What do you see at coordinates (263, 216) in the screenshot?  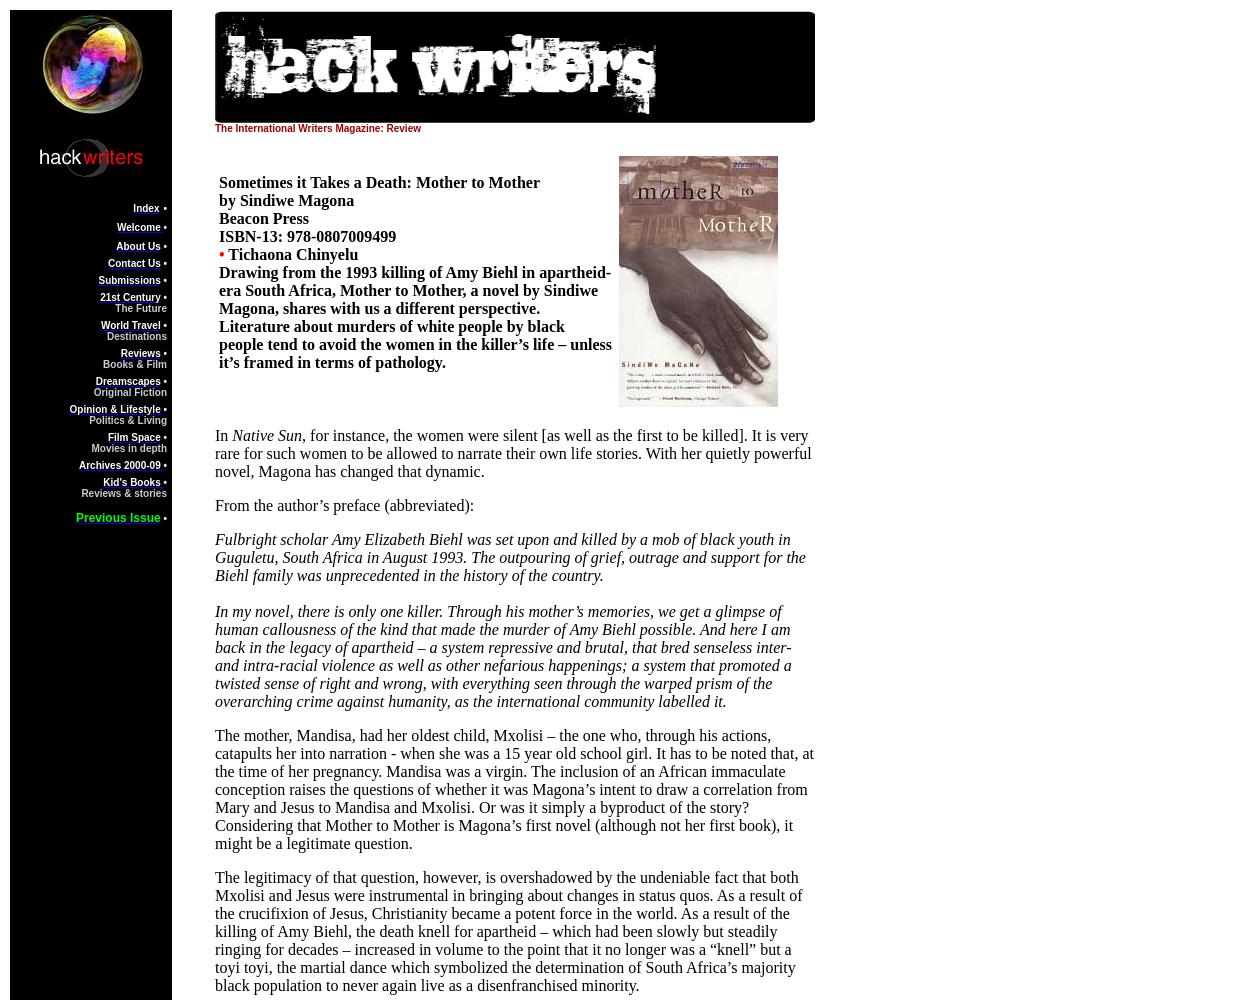 I see `'Beacon Press'` at bounding box center [263, 216].